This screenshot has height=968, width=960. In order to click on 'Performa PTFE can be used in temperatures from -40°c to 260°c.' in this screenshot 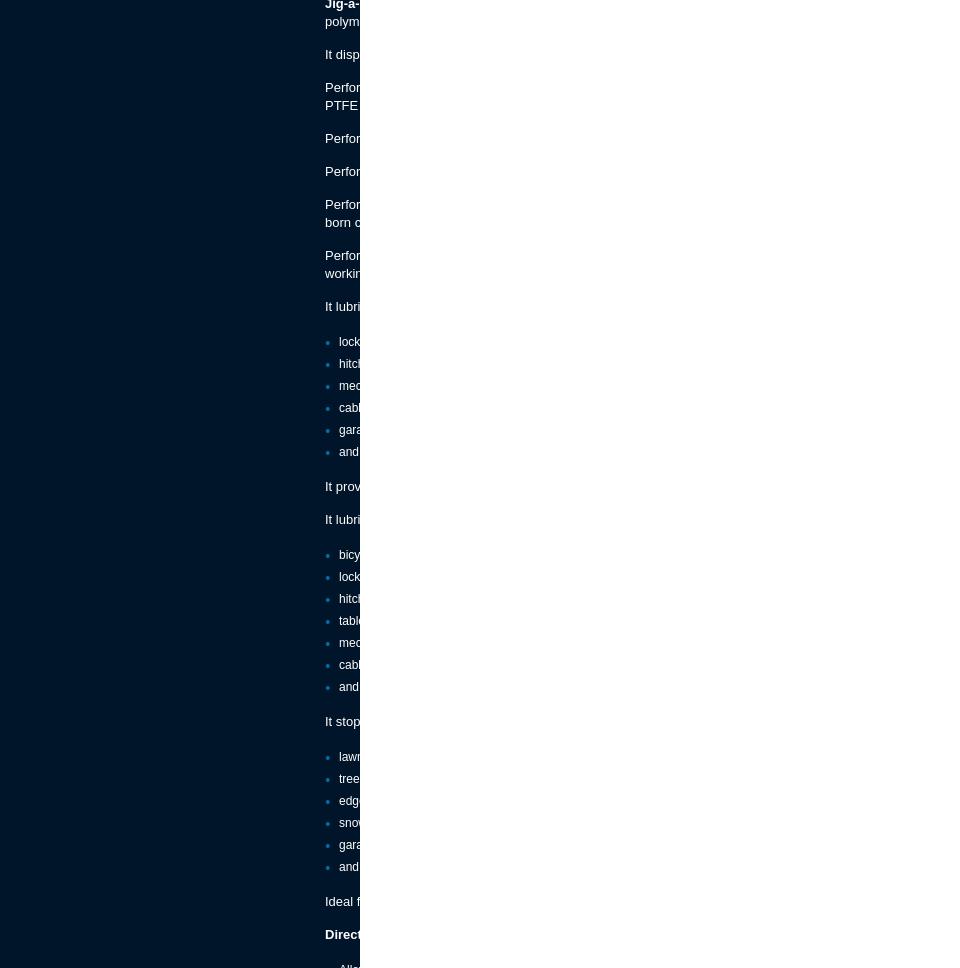, I will do `click(514, 137)`.